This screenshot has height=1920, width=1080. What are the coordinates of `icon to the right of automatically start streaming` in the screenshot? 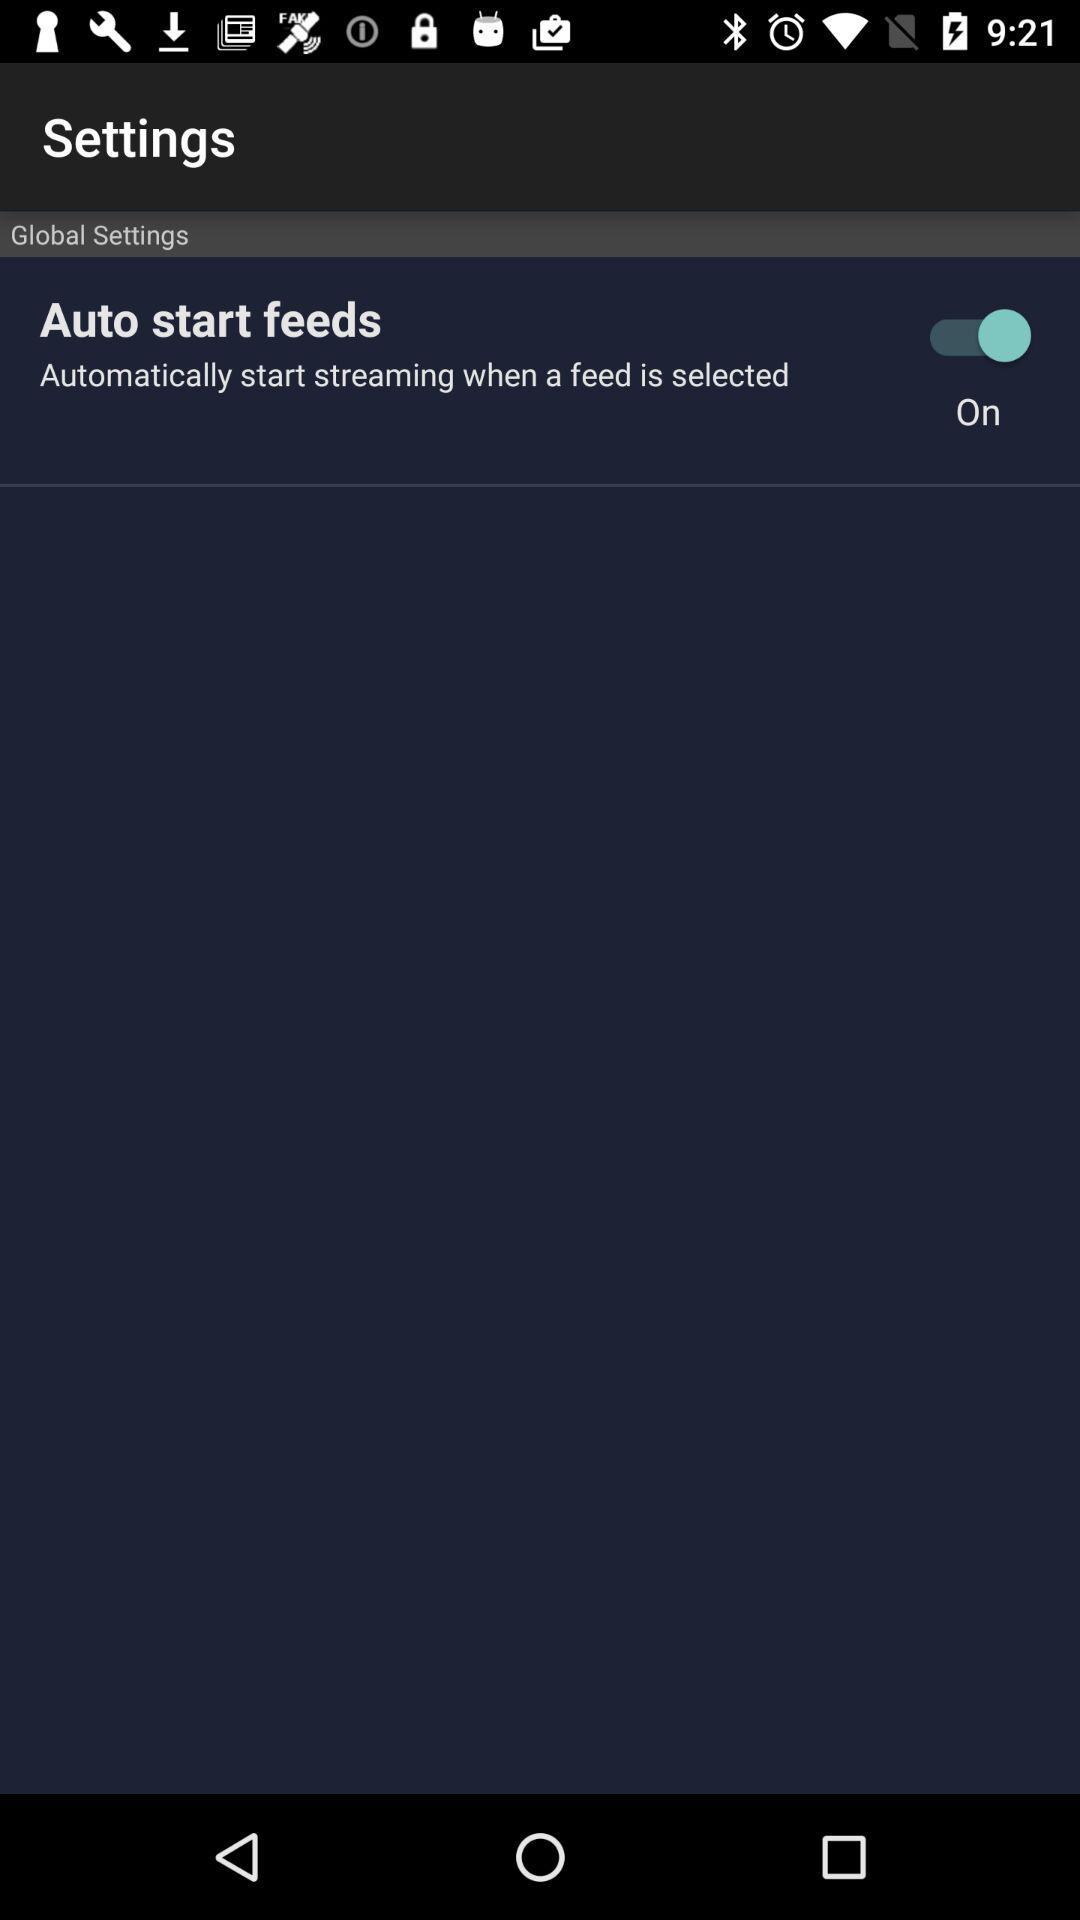 It's located at (977, 410).